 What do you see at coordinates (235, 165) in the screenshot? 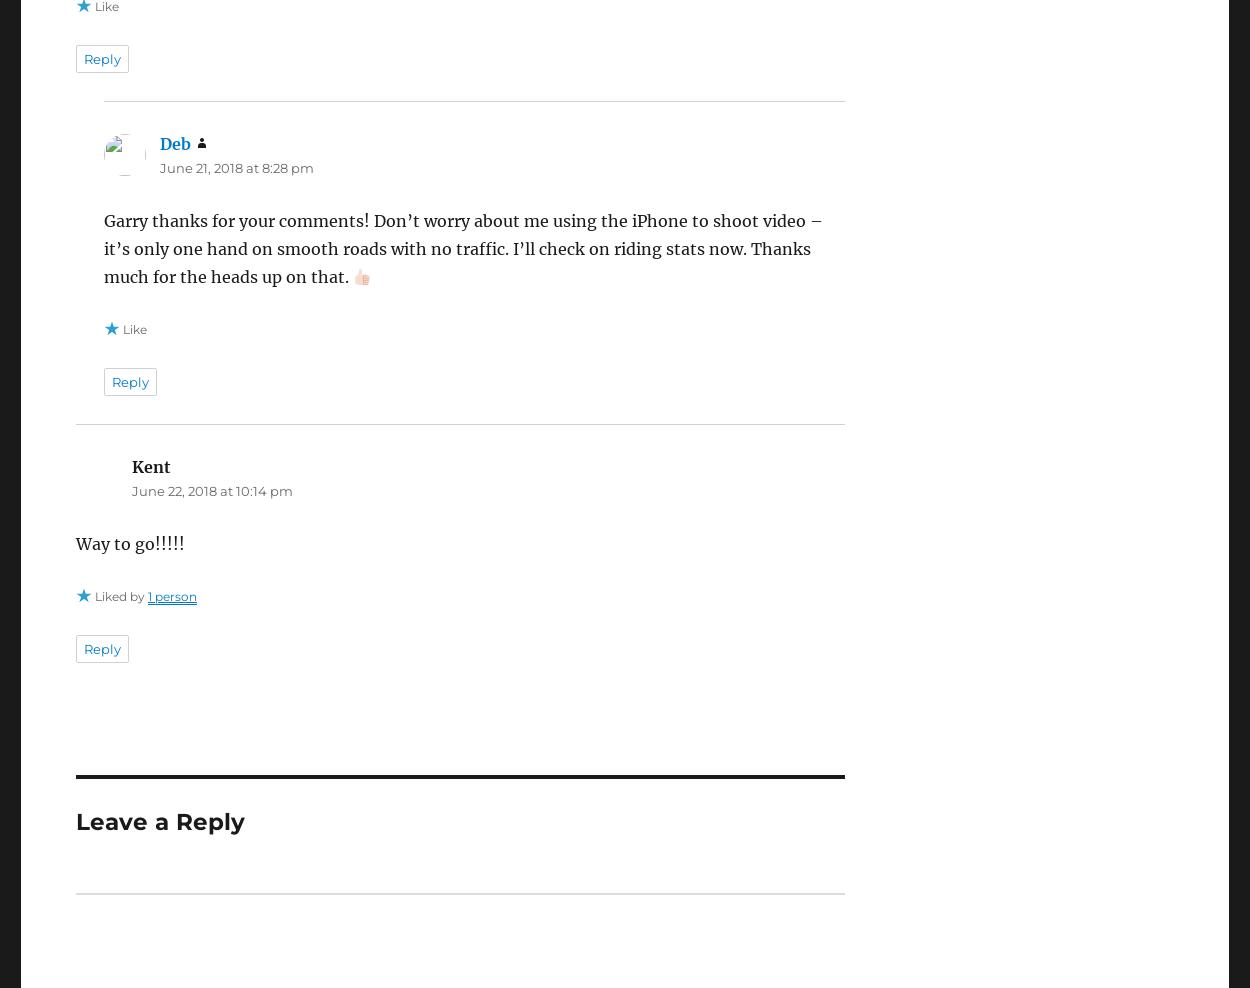
I see `'June 21, 2018 at 8:28 pm'` at bounding box center [235, 165].